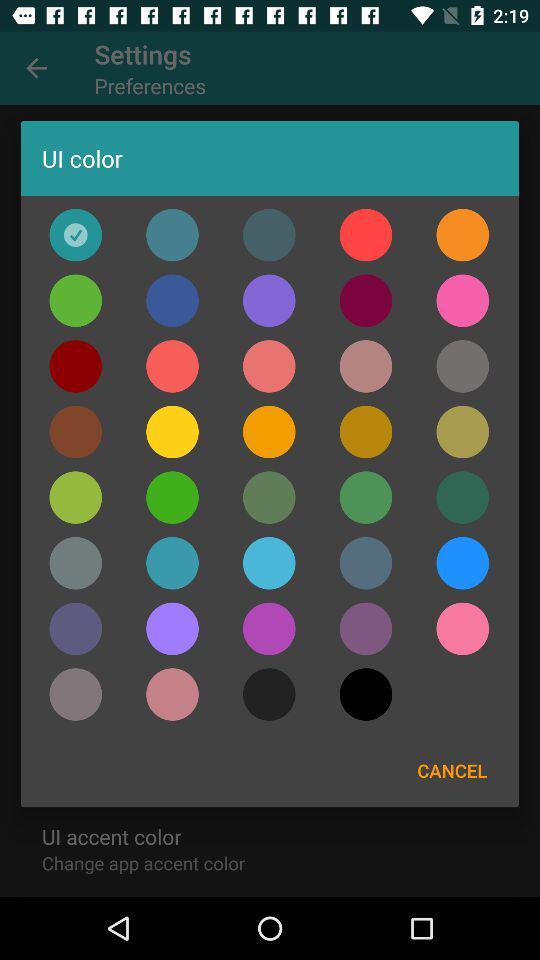 This screenshot has width=540, height=960. I want to click on orange color, so click(365, 235).